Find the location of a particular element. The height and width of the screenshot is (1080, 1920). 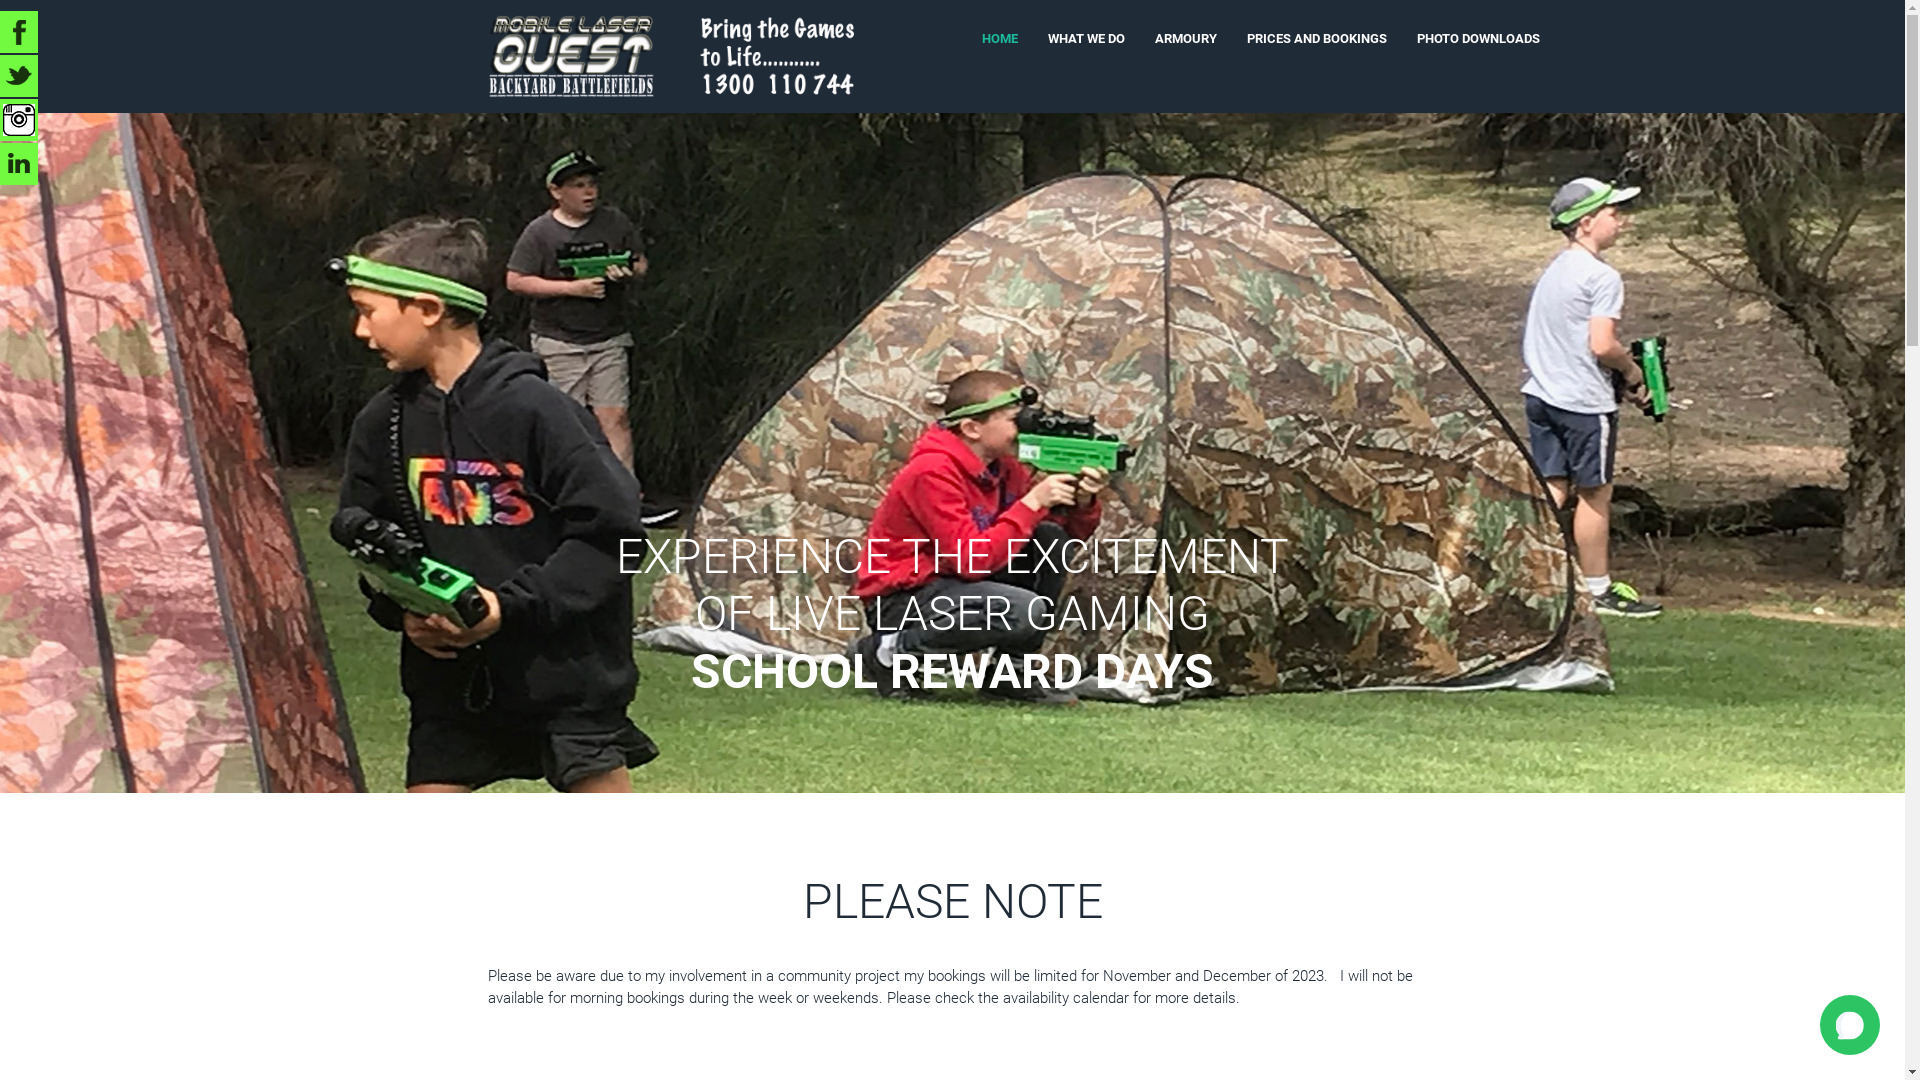

'WHAT WE DO' is located at coordinates (1085, 38).